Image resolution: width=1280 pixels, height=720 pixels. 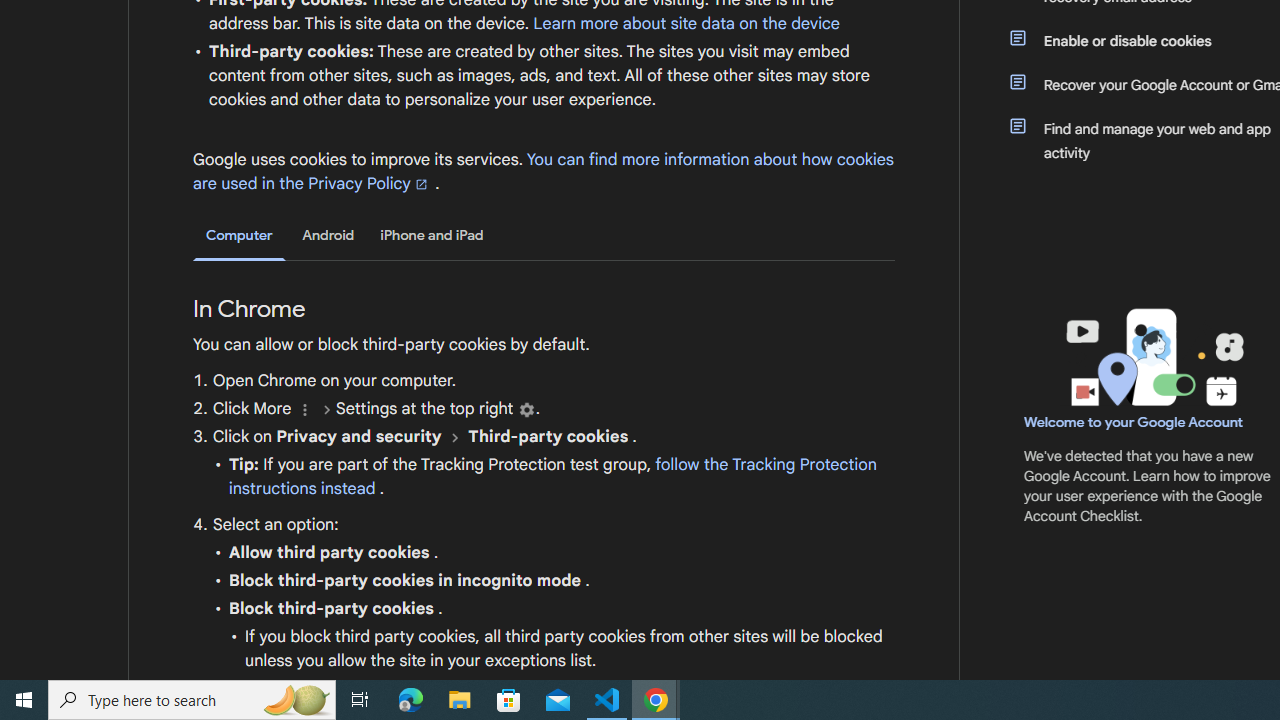 What do you see at coordinates (239, 235) in the screenshot?
I see `'Computer'` at bounding box center [239, 235].